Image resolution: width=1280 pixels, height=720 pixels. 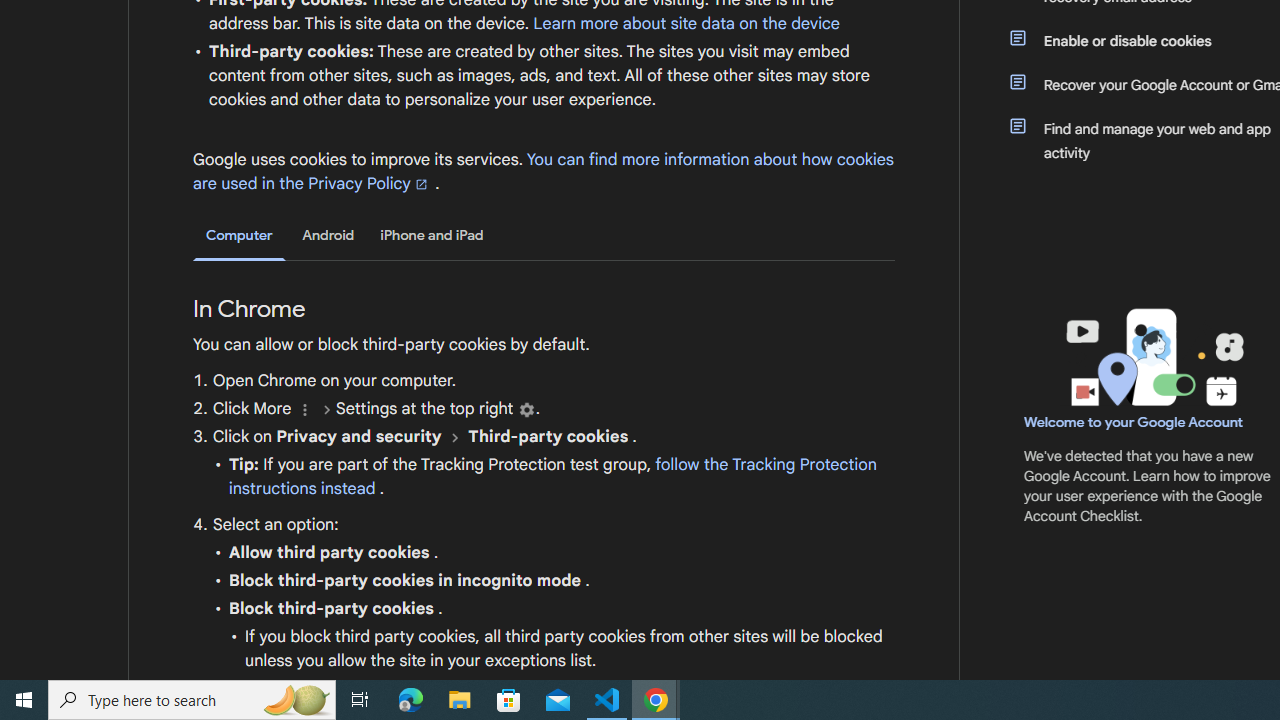 What do you see at coordinates (239, 235) in the screenshot?
I see `'Computer'` at bounding box center [239, 235].